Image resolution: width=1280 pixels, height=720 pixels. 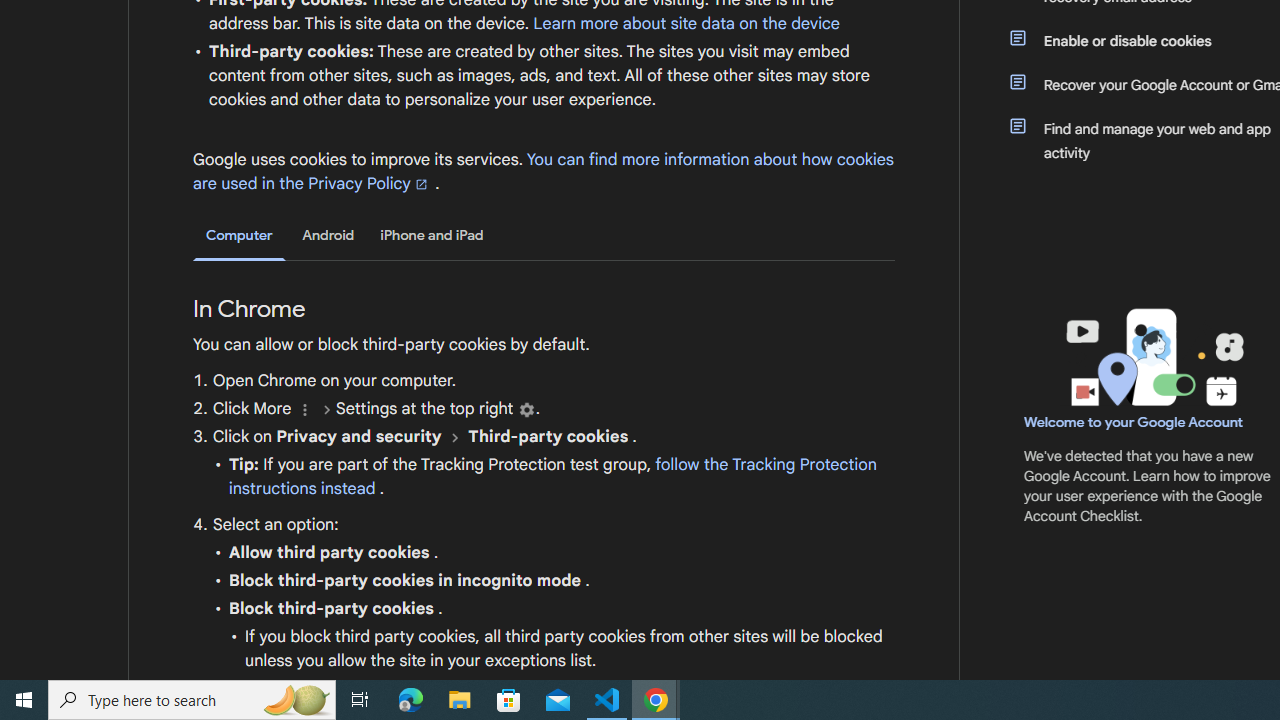 What do you see at coordinates (239, 235) in the screenshot?
I see `'Computer'` at bounding box center [239, 235].